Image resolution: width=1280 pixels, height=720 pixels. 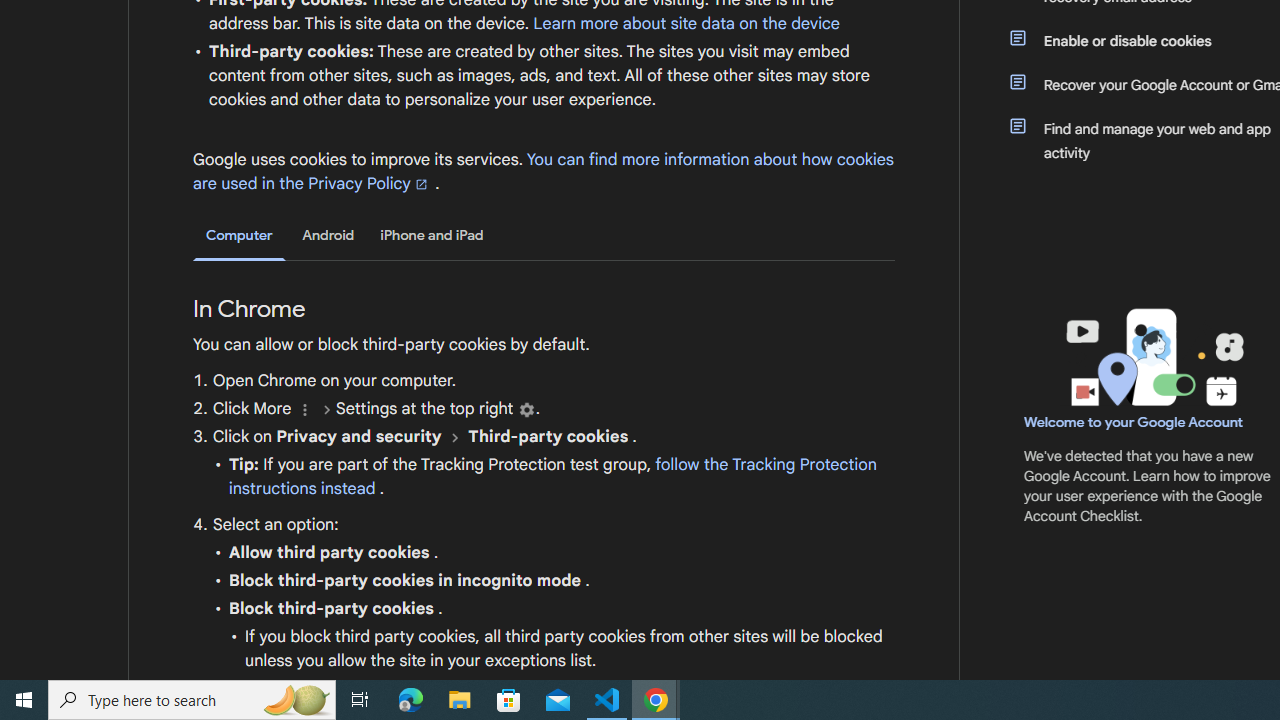 What do you see at coordinates (239, 235) in the screenshot?
I see `'Computer'` at bounding box center [239, 235].